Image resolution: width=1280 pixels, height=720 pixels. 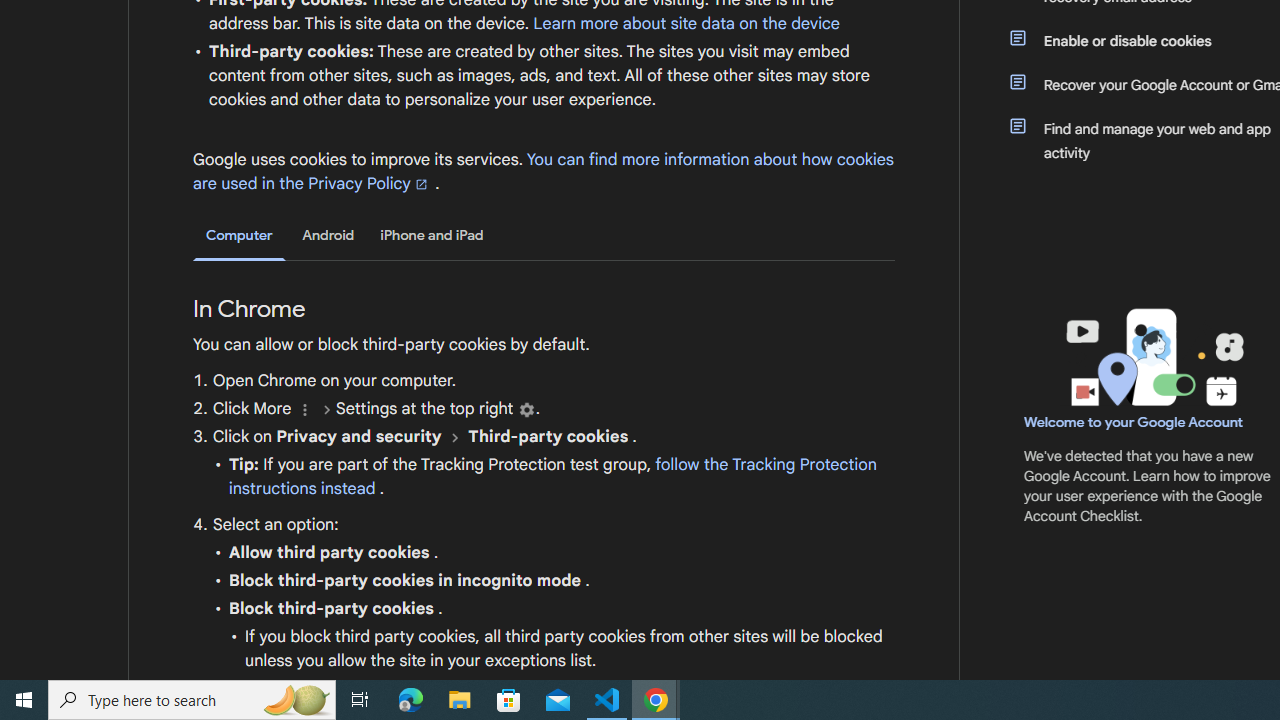 What do you see at coordinates (239, 235) in the screenshot?
I see `'Computer'` at bounding box center [239, 235].